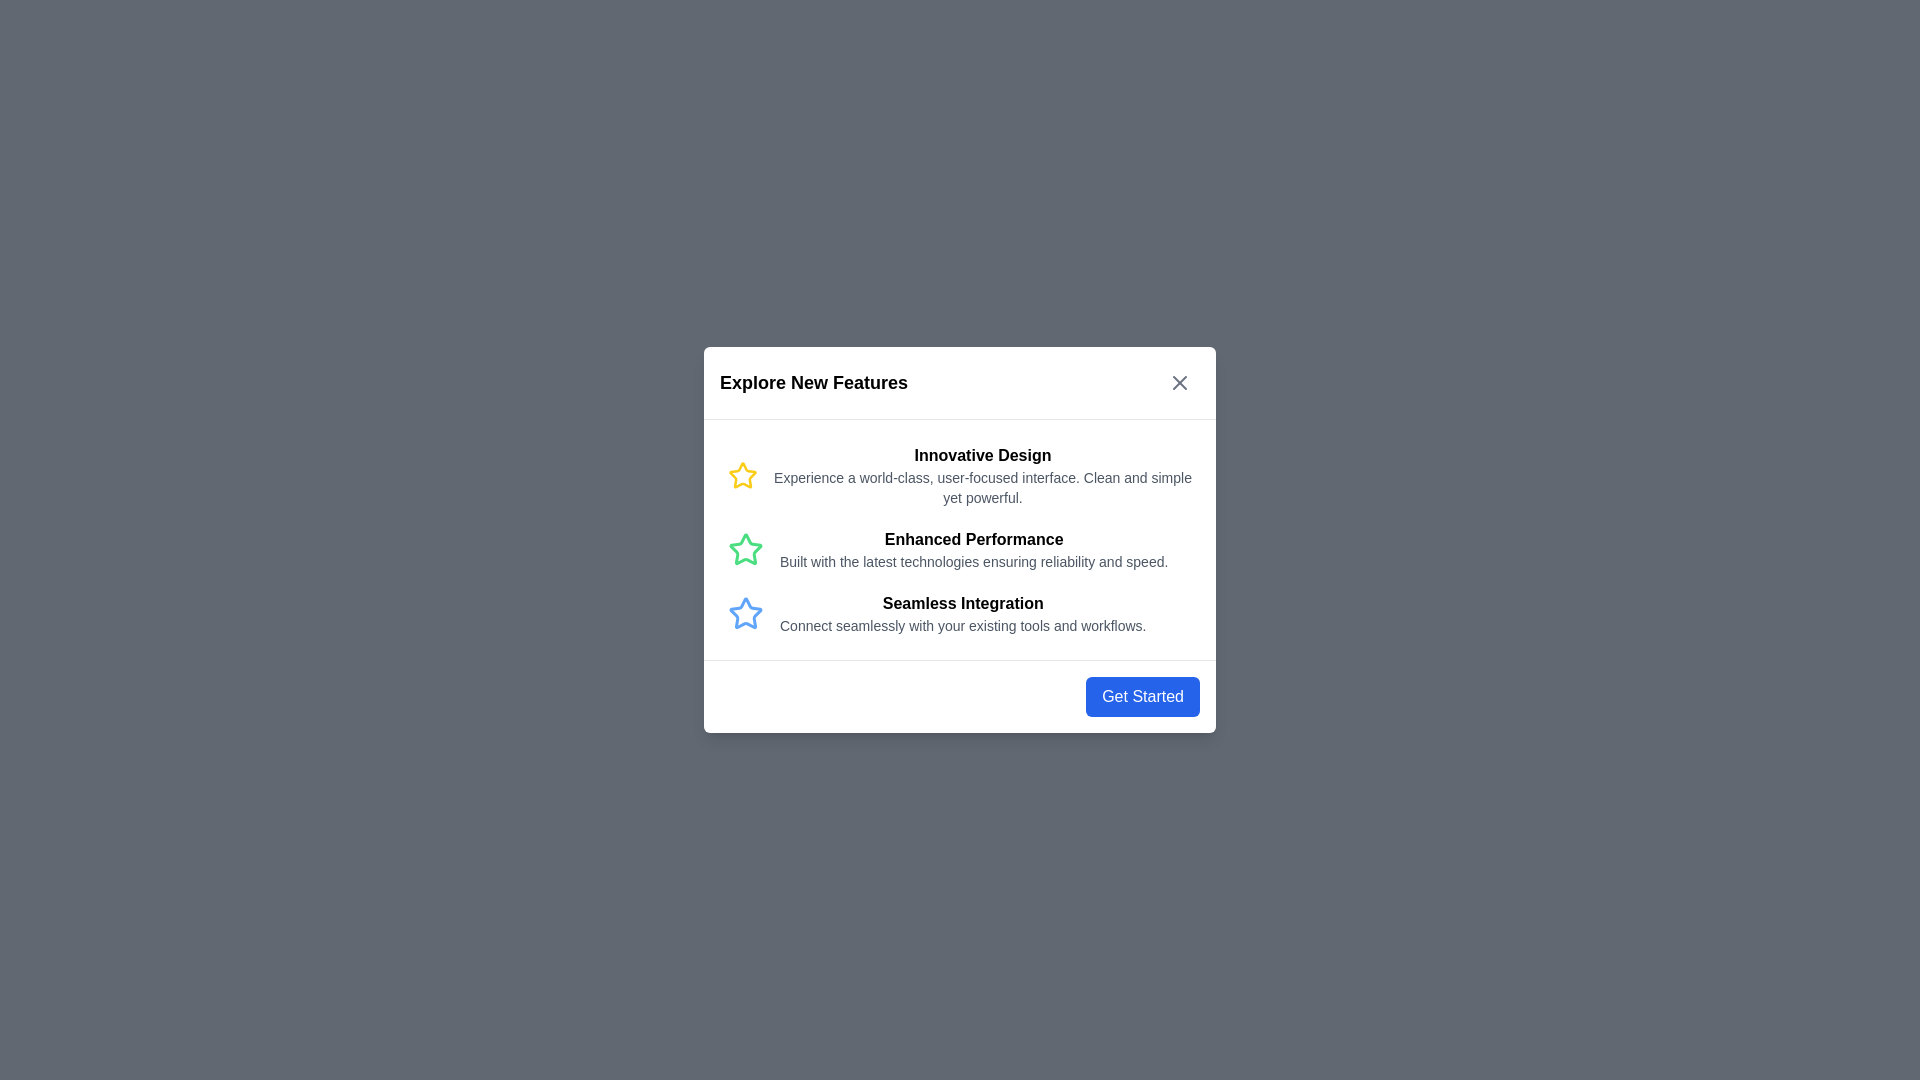 This screenshot has width=1920, height=1080. Describe the element at coordinates (744, 612) in the screenshot. I see `the blue star-shaped icon, which is the first in a vertical list of three icons aligned to the left of their respective labels and descriptions` at that location.